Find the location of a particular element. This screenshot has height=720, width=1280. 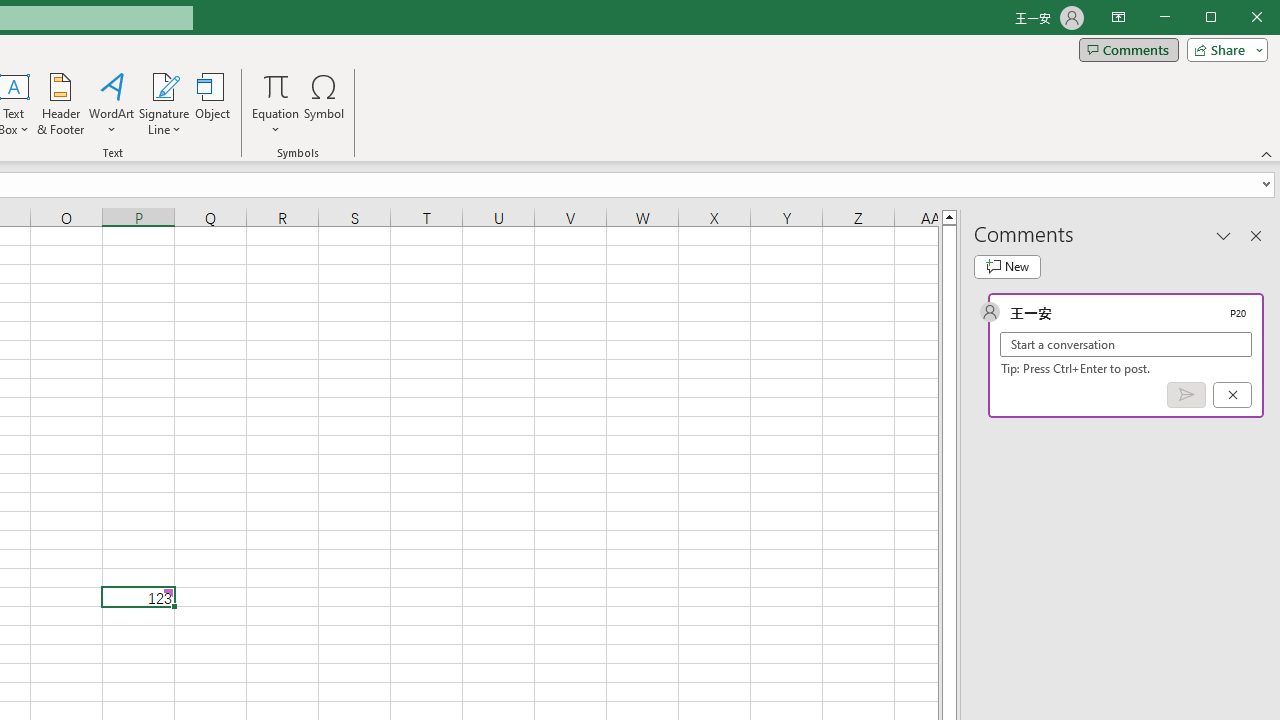

'Share' is located at coordinates (1222, 49).